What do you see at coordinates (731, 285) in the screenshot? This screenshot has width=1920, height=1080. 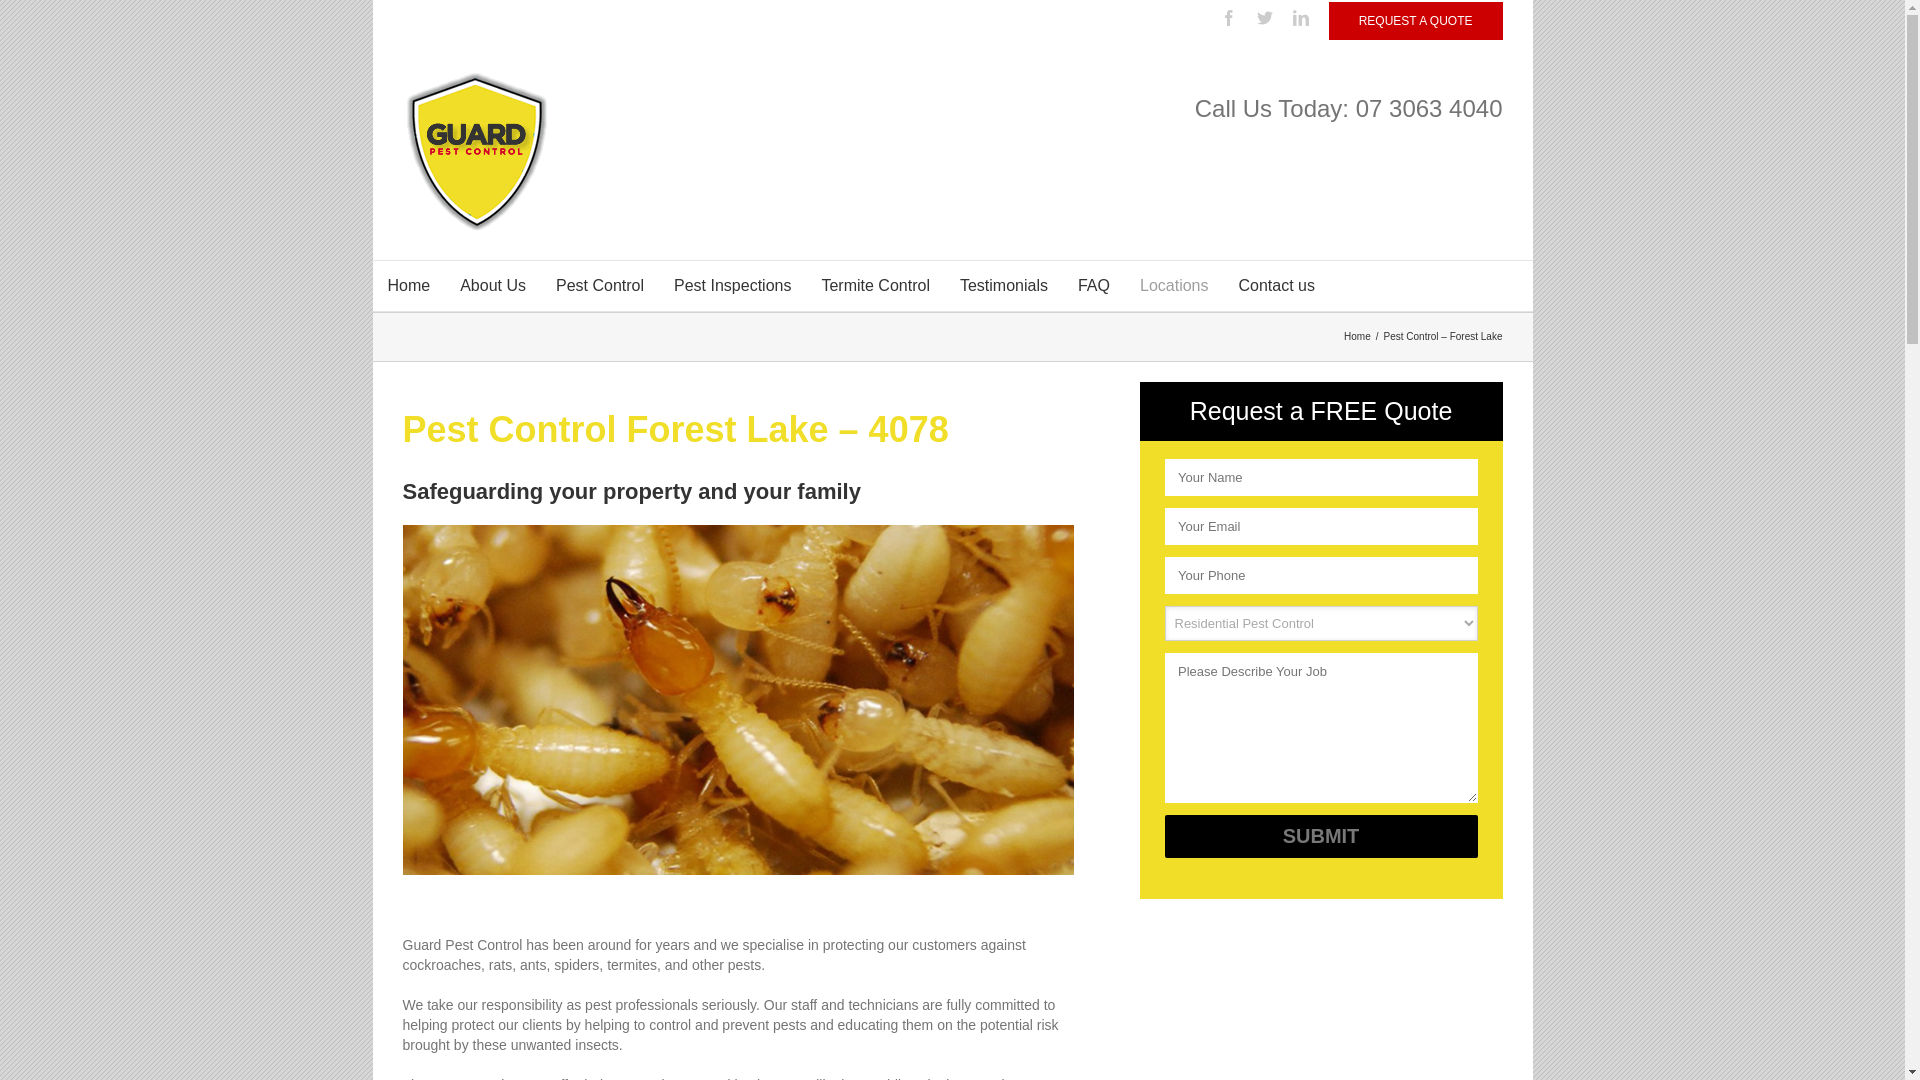 I see `'Pest Inspections'` at bounding box center [731, 285].